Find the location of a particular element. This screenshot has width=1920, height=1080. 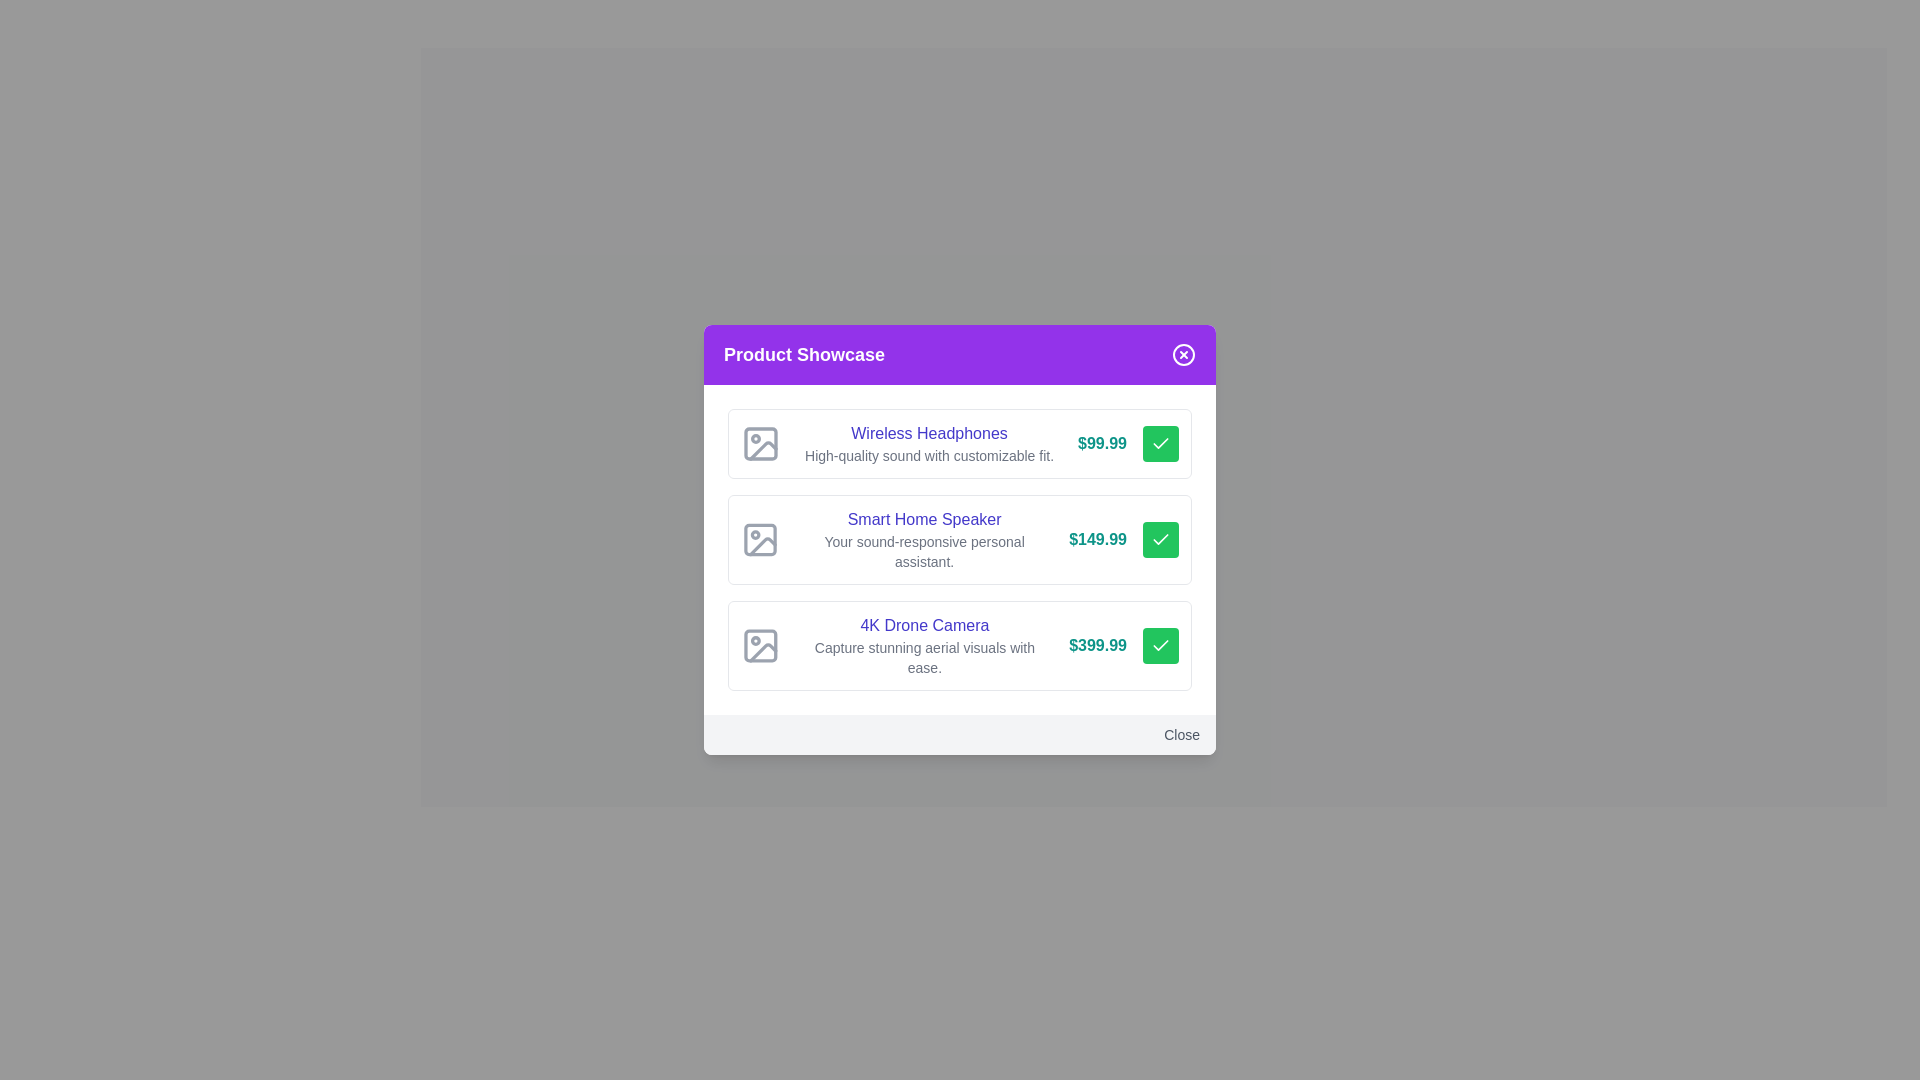

the interactive button with the icon associated with the 'Smart Home Speaker' is located at coordinates (1161, 540).